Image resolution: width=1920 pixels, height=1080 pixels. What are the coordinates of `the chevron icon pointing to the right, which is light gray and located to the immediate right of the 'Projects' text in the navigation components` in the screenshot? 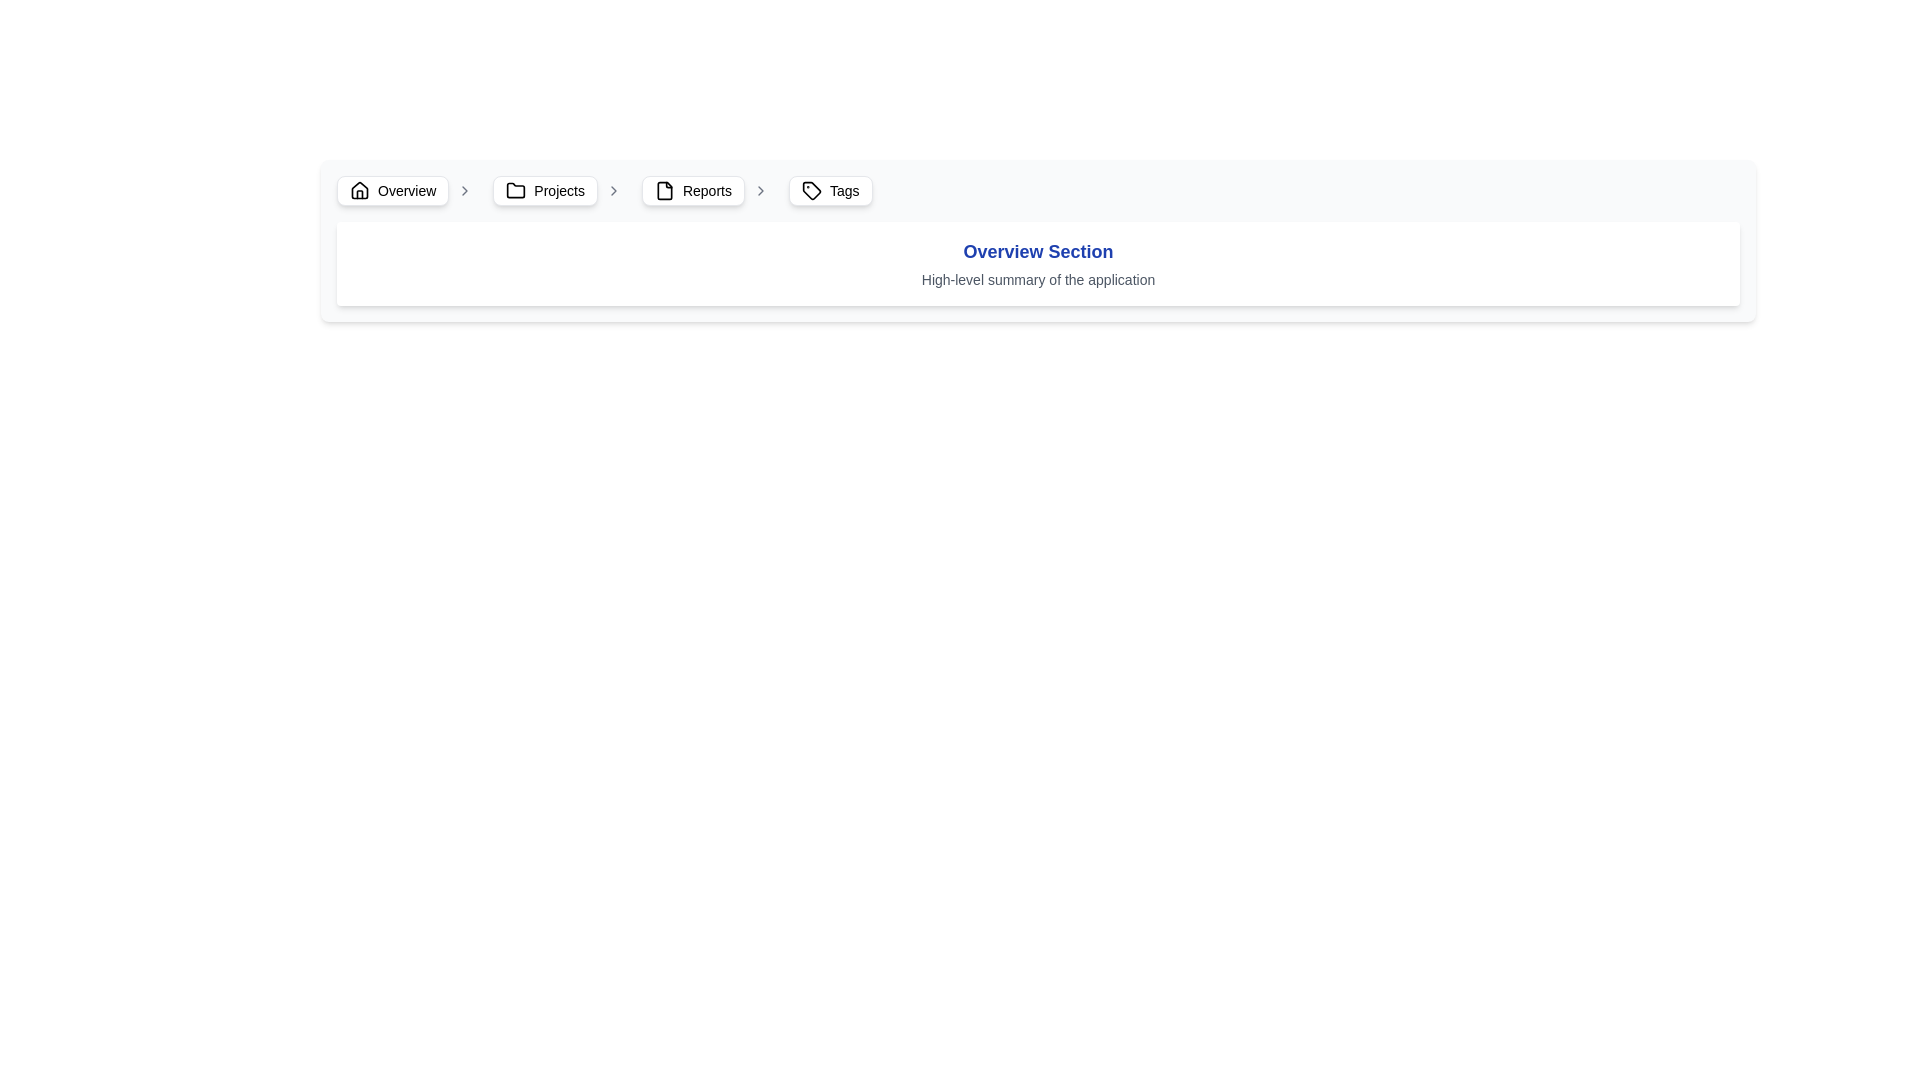 It's located at (613, 191).